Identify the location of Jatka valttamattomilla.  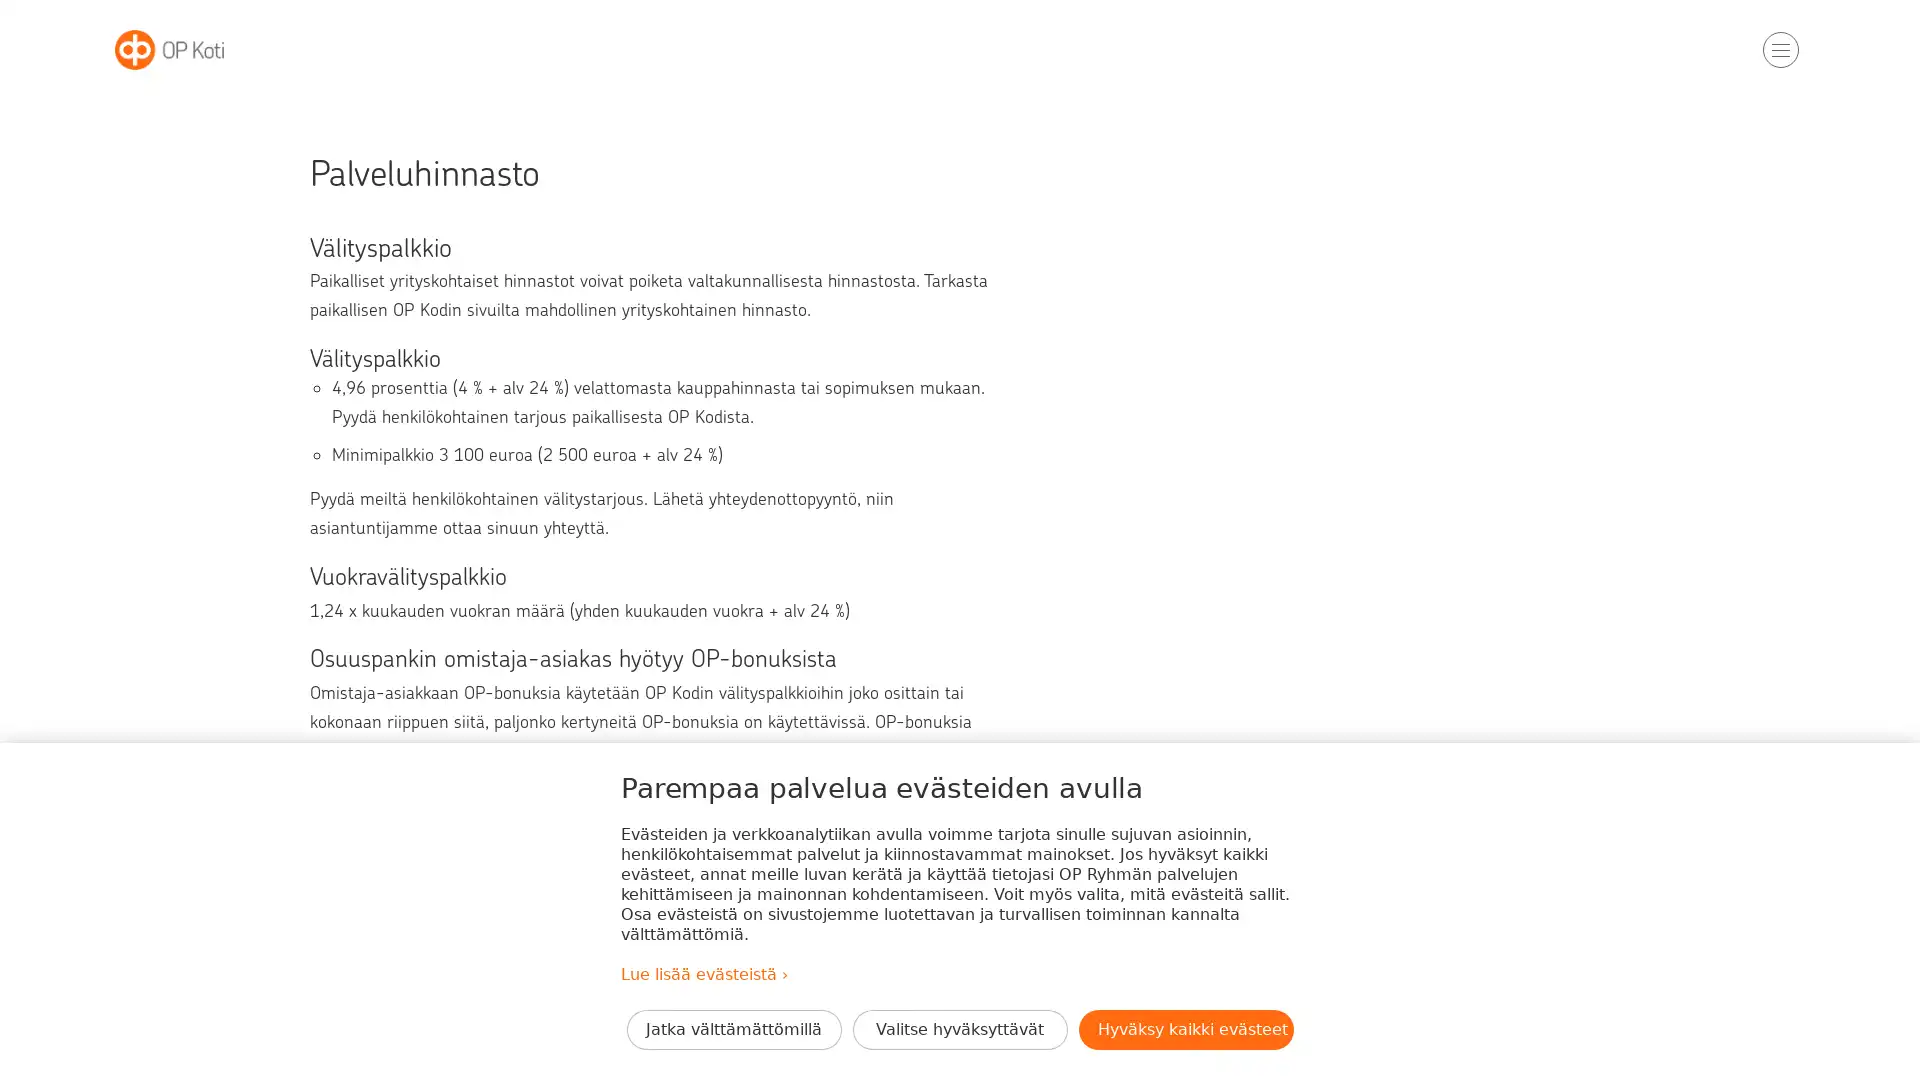
(732, 1029).